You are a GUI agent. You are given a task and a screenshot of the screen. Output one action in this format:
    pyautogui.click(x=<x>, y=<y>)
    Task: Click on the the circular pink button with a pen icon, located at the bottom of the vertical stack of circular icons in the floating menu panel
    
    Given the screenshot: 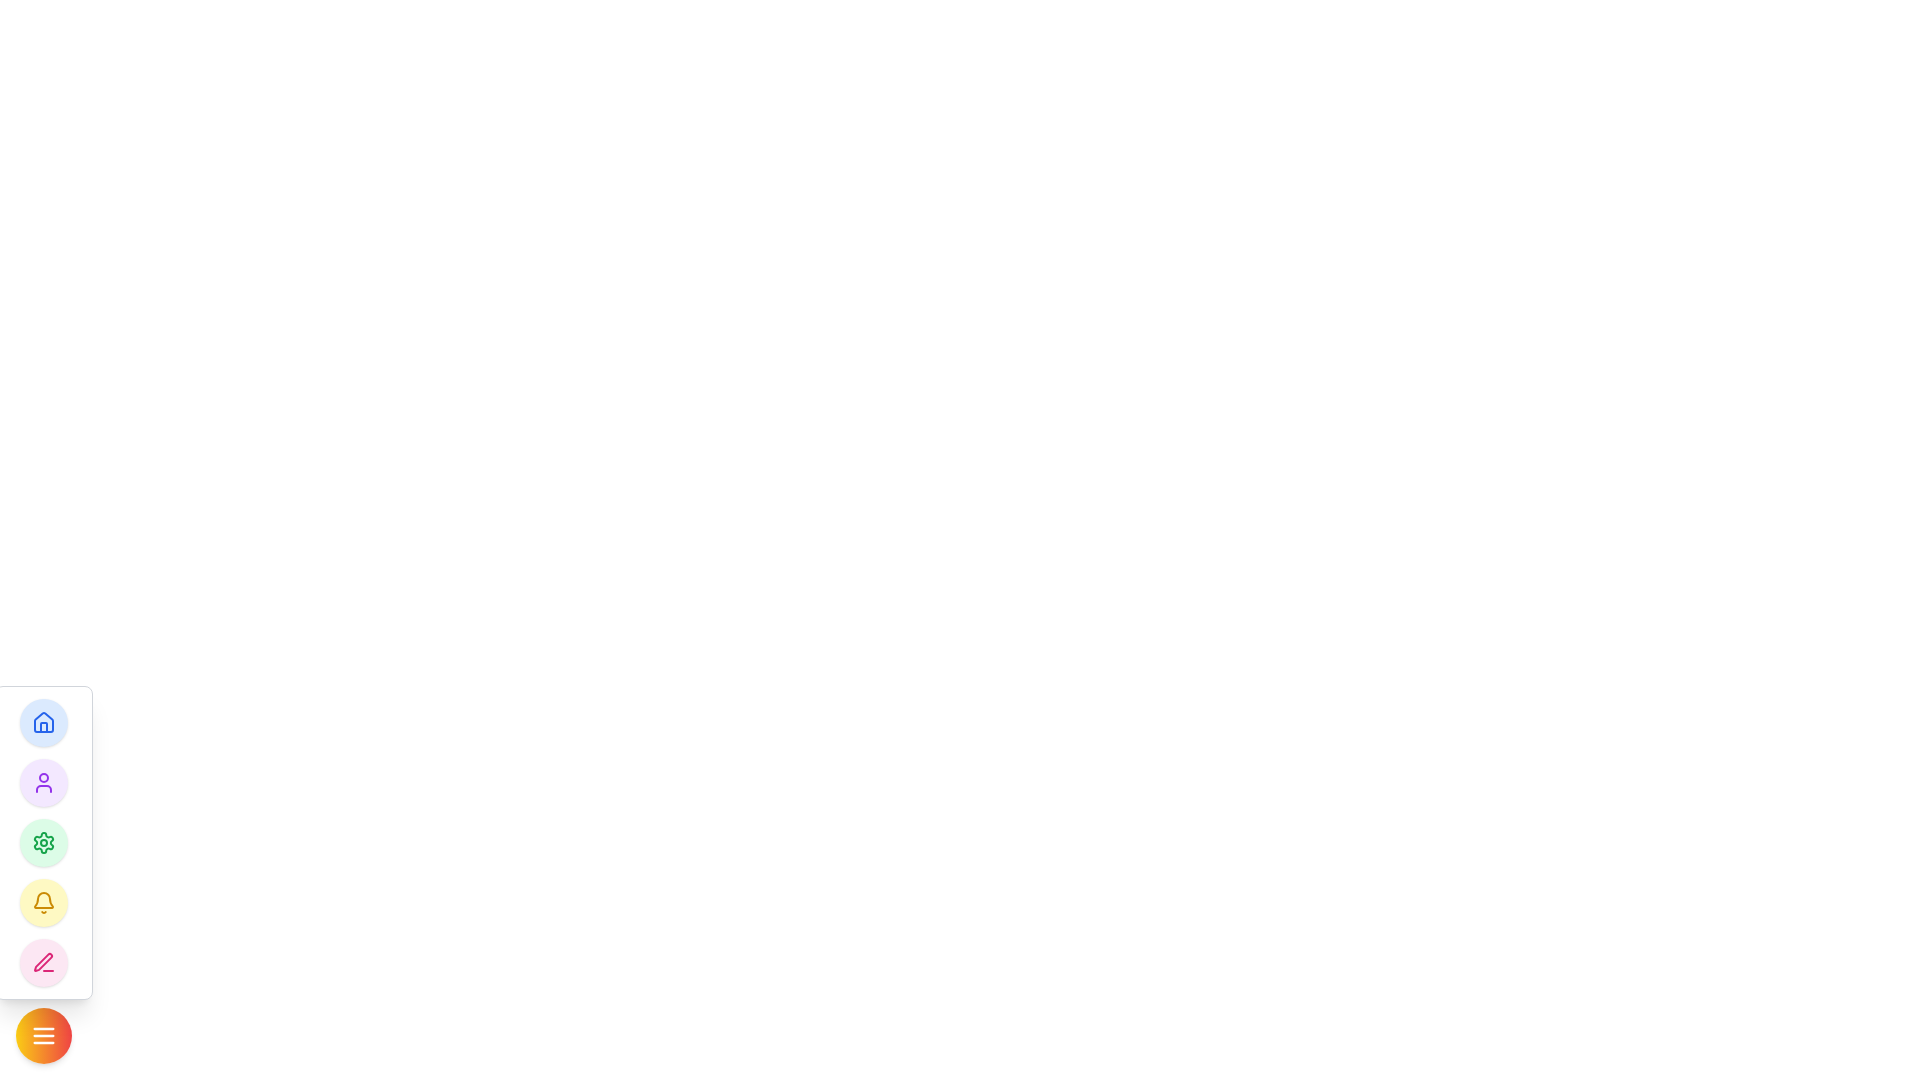 What is the action you would take?
    pyautogui.click(x=43, y=962)
    